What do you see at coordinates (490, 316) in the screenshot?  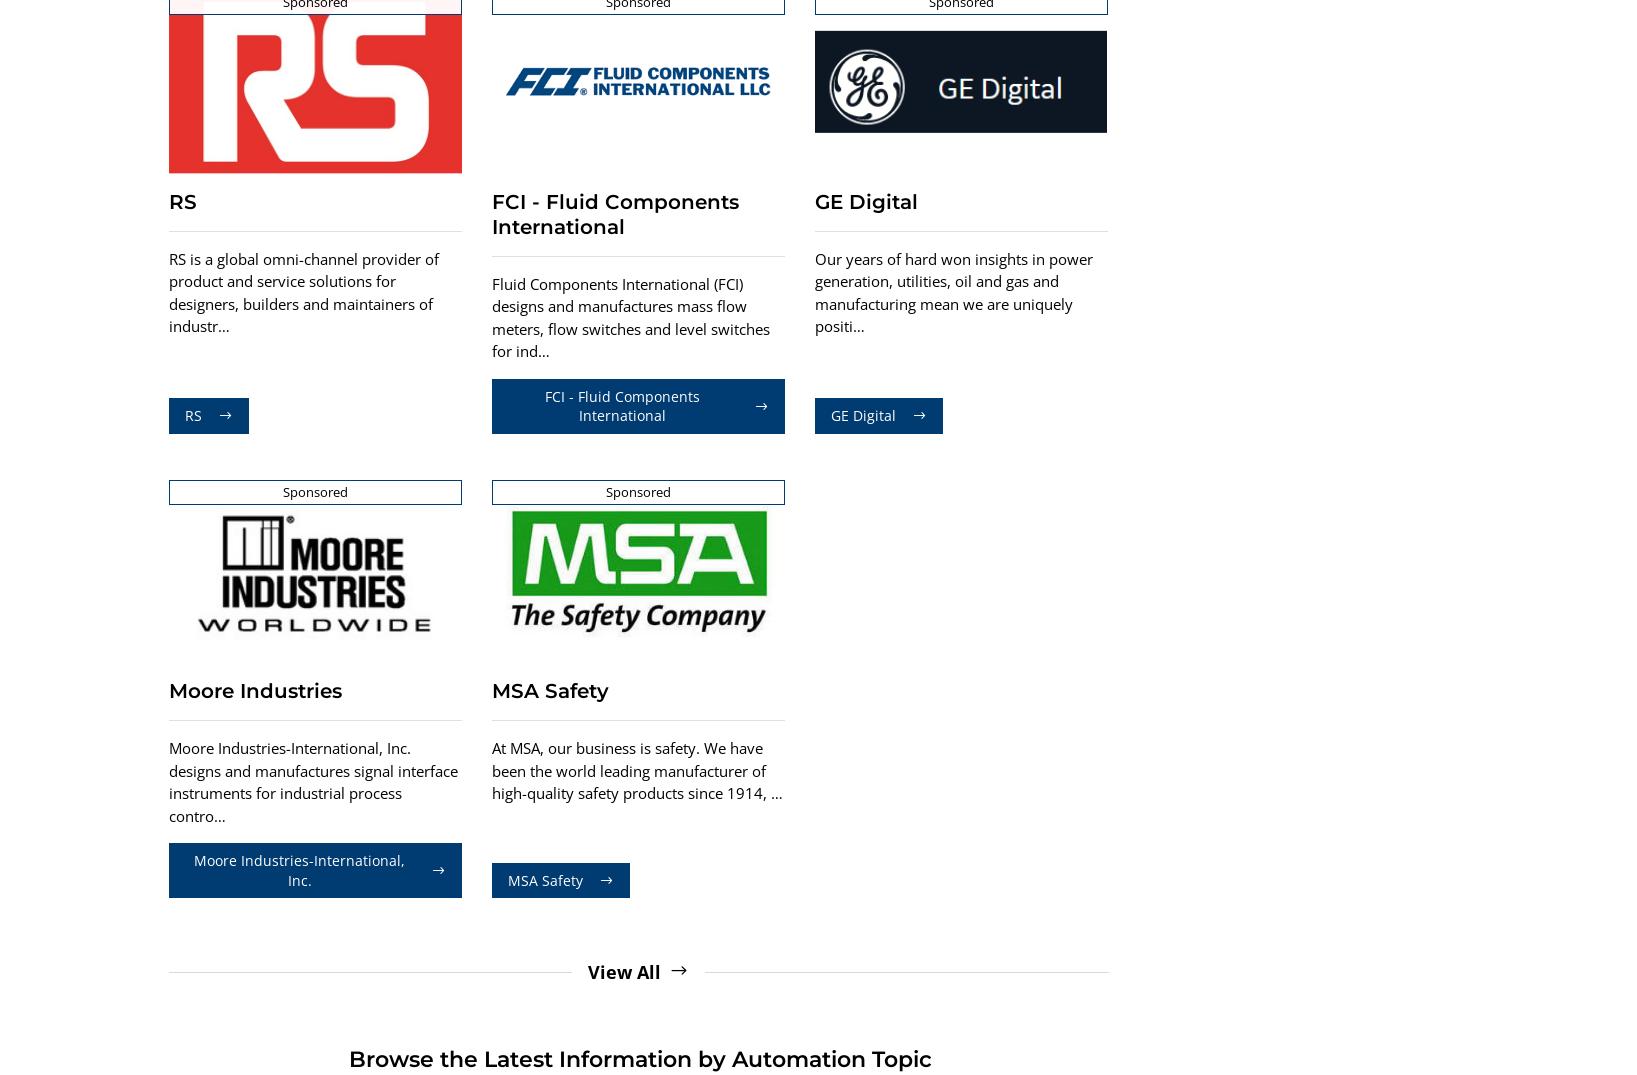 I see `'Fluid Components International (FCI) designs and manufactures mass flow meters, flow switches and level switches for ind…'` at bounding box center [490, 316].